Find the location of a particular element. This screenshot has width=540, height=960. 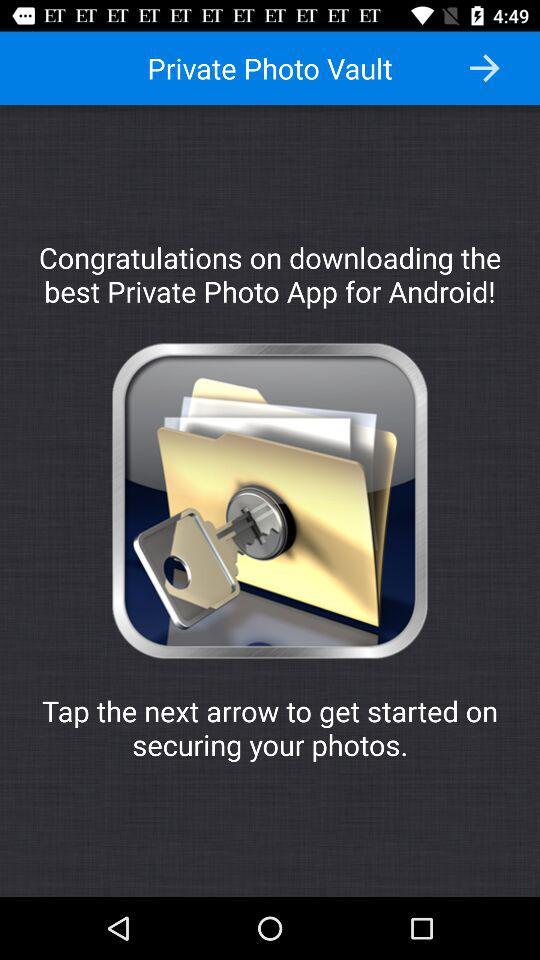

go forward is located at coordinates (483, 68).